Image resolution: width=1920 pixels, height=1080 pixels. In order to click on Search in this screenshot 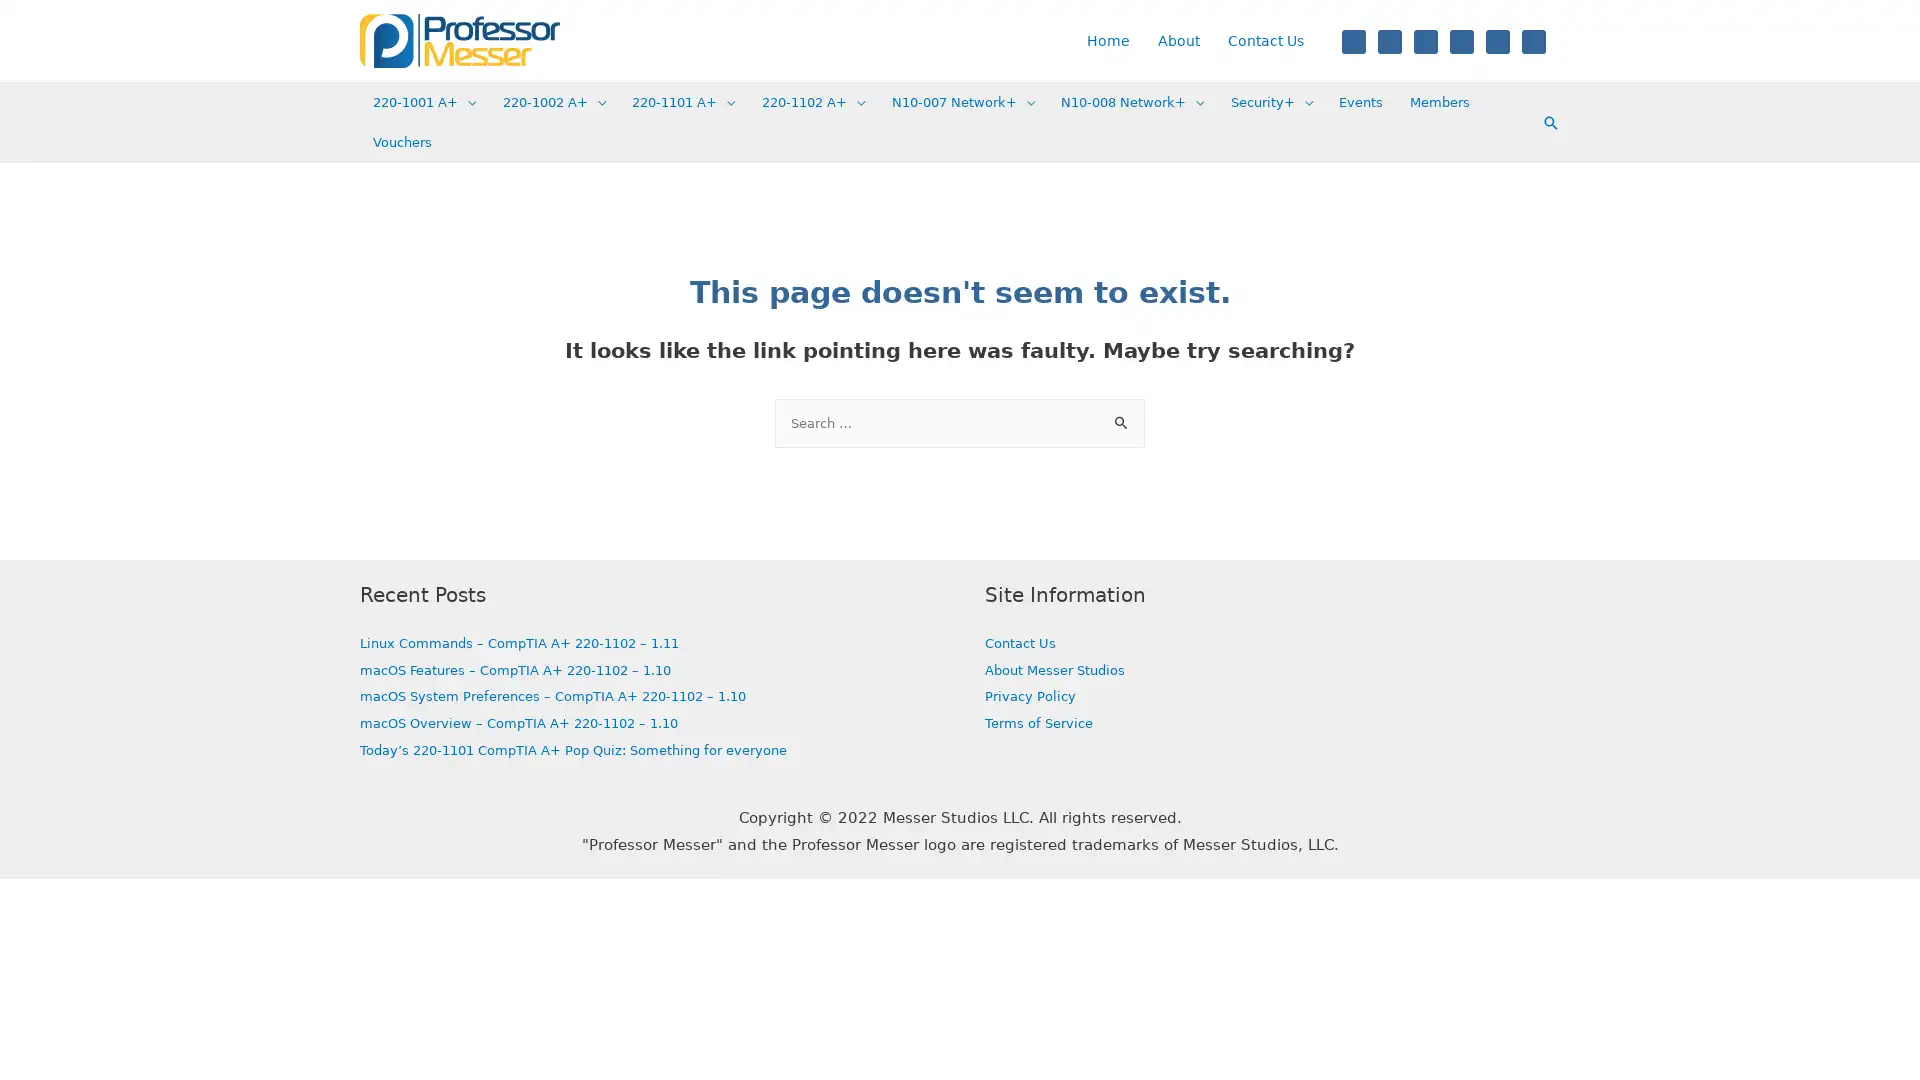, I will do `click(1122, 416)`.